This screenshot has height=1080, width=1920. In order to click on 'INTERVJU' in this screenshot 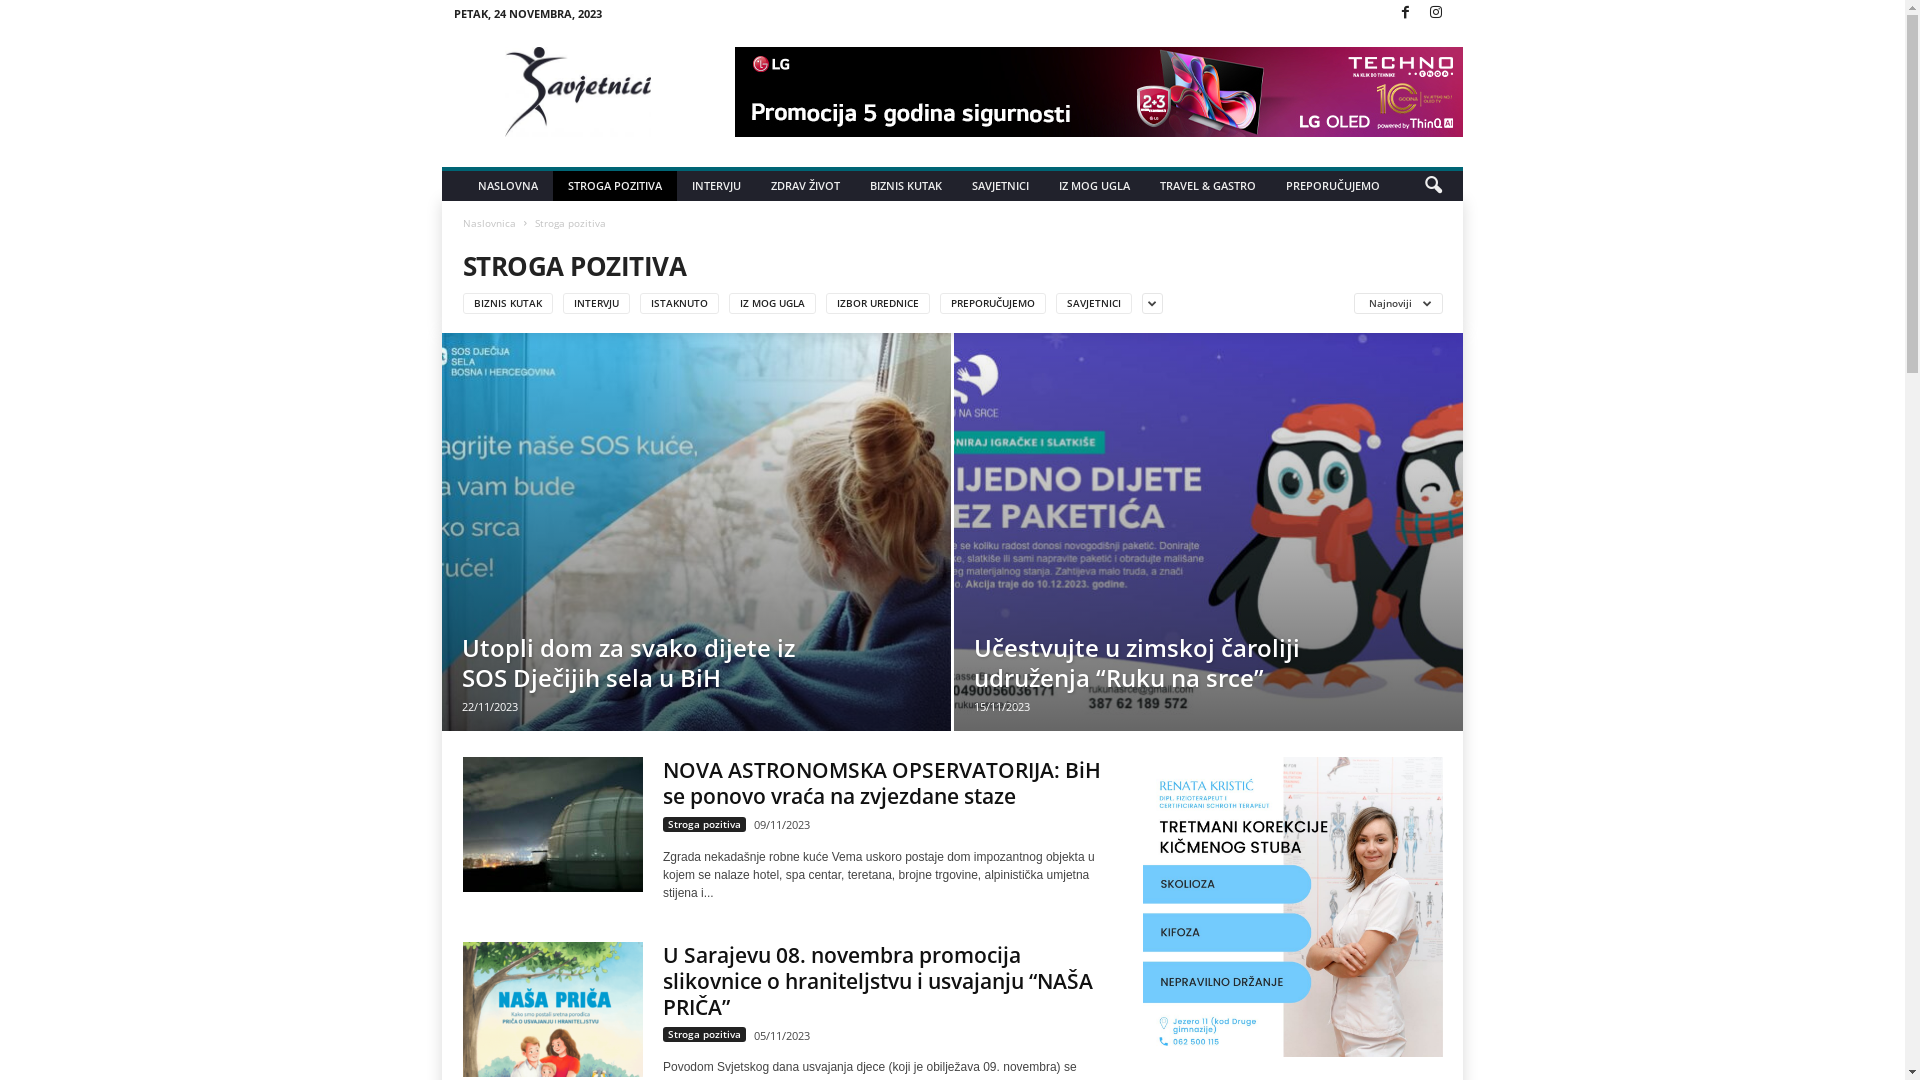, I will do `click(716, 185)`.